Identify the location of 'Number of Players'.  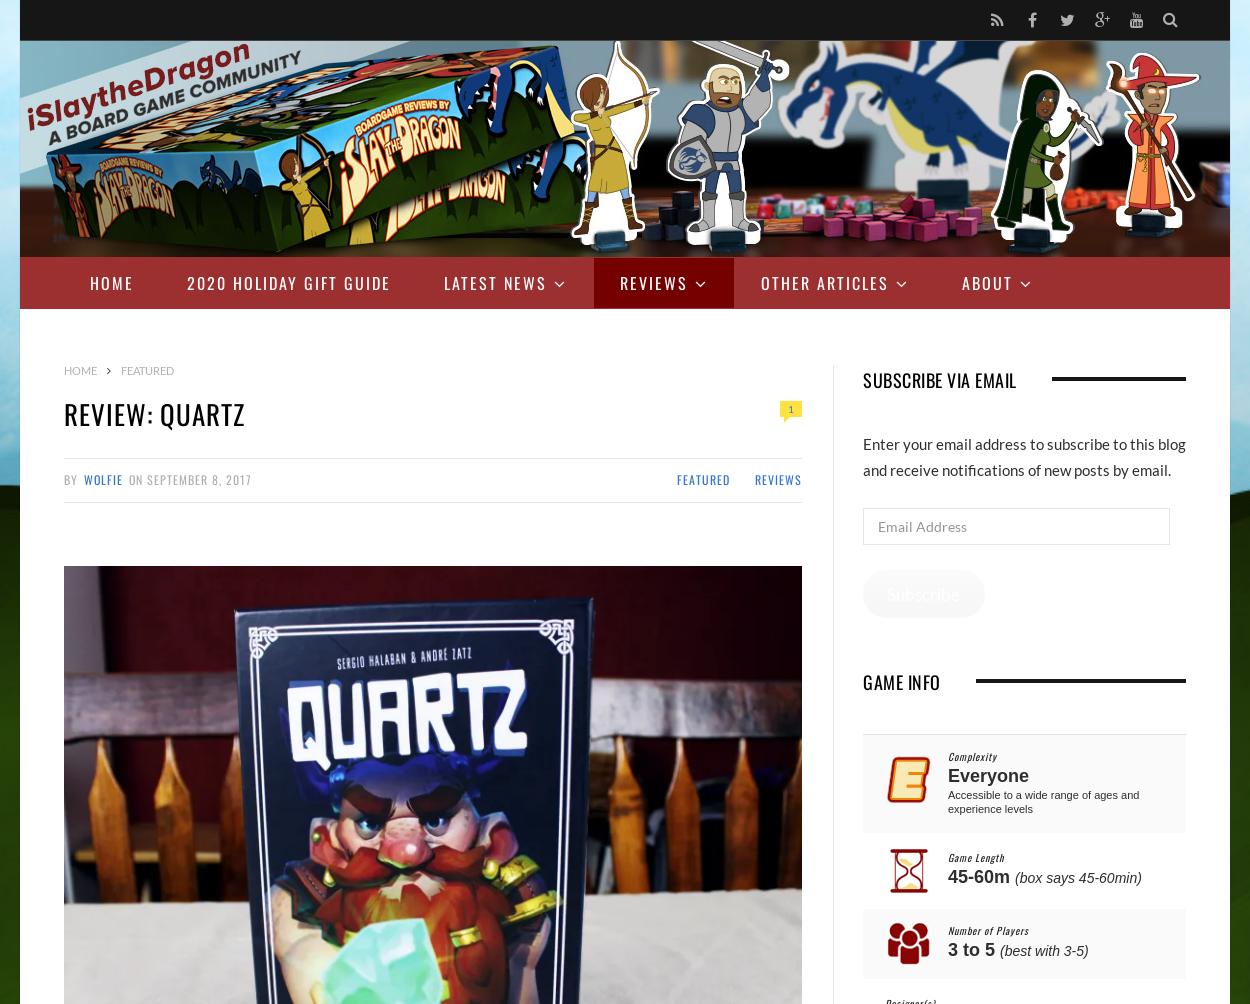
(947, 928).